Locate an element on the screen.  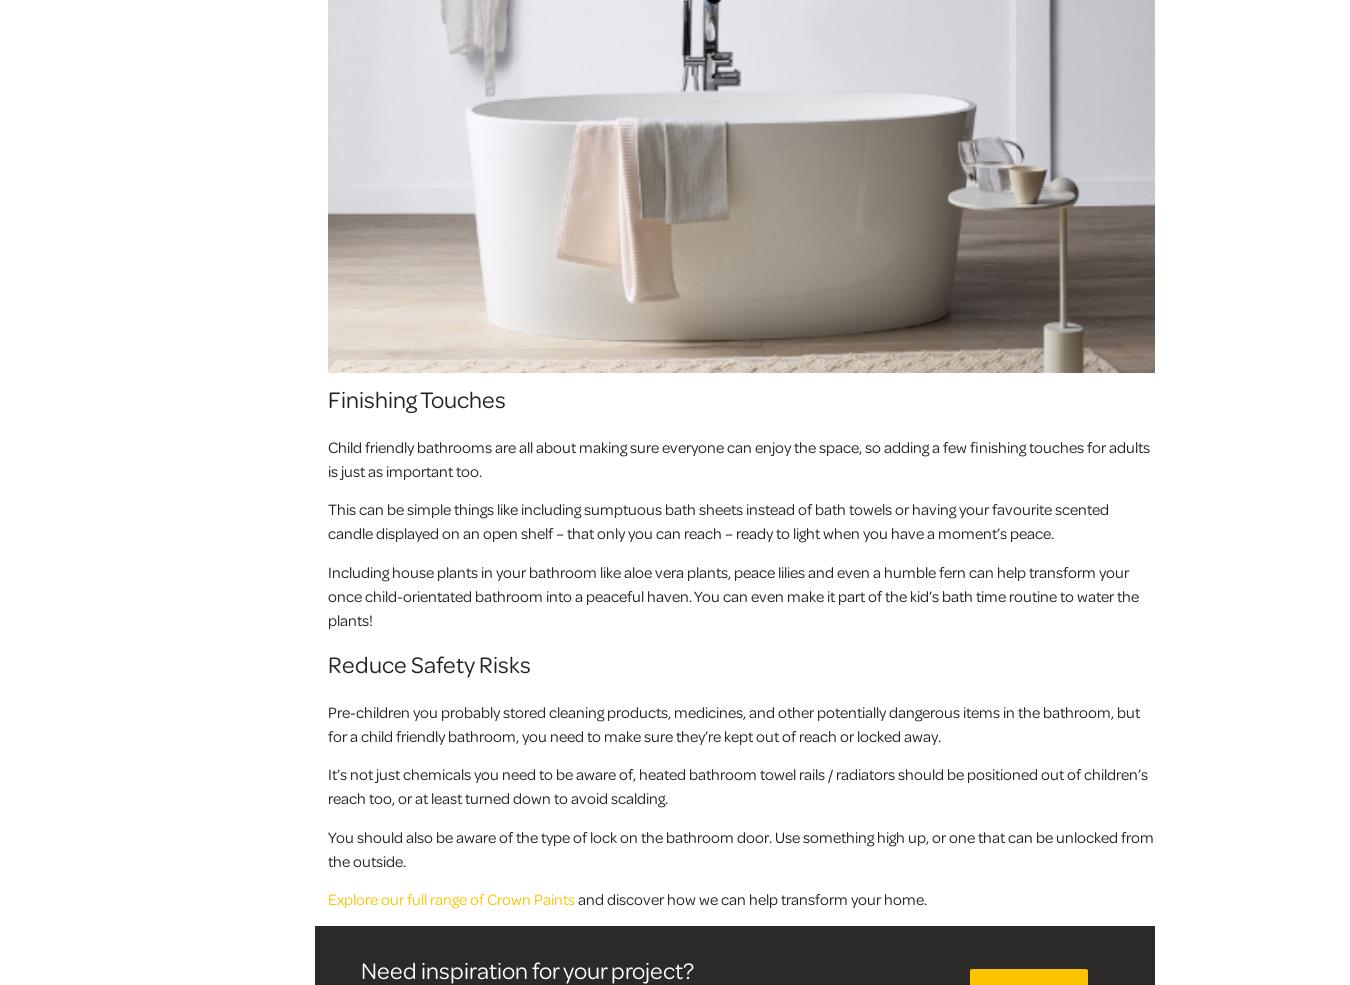
'This can be simple things like including sumptuous bath sheets instead of bath towels or having your favourite scented candle displayed on an open shelf – that only you can reach – ready to light when you have a moment’s peace.' is located at coordinates (717, 520).